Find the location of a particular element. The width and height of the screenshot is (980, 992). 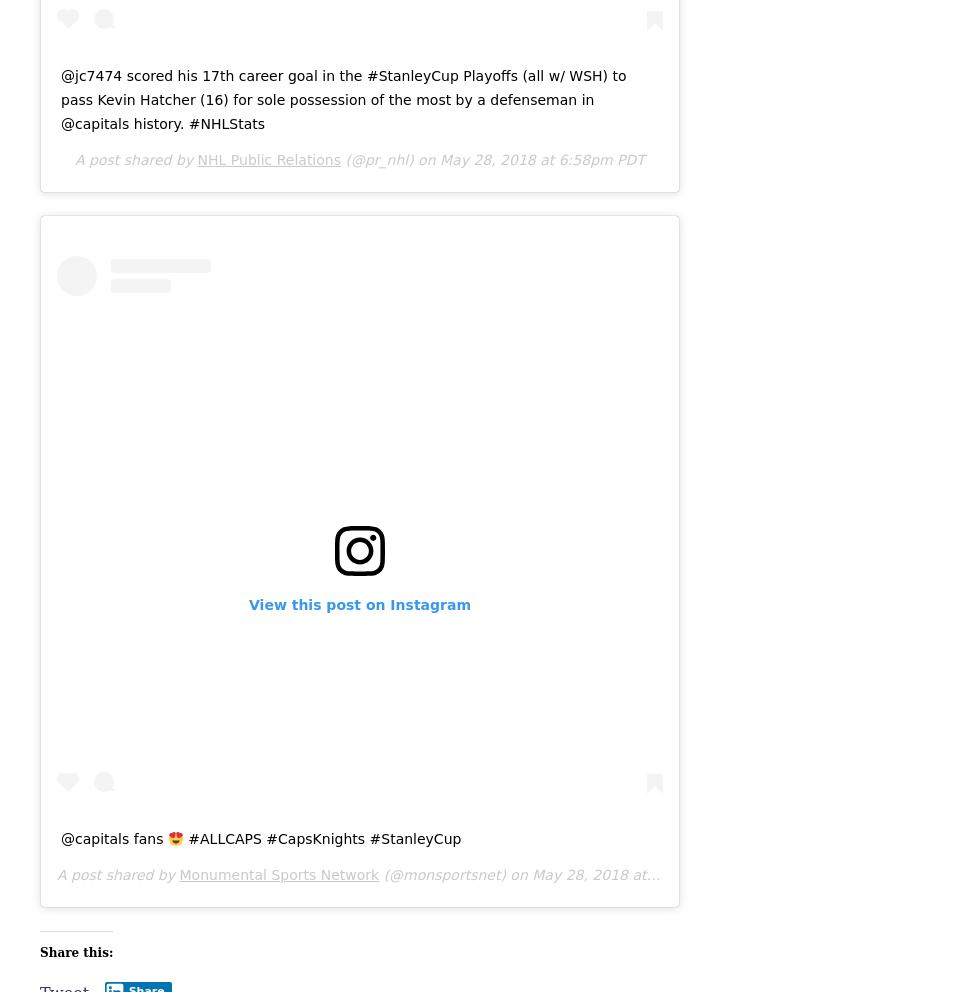

'(@pr_nhl) on' is located at coordinates (390, 159).